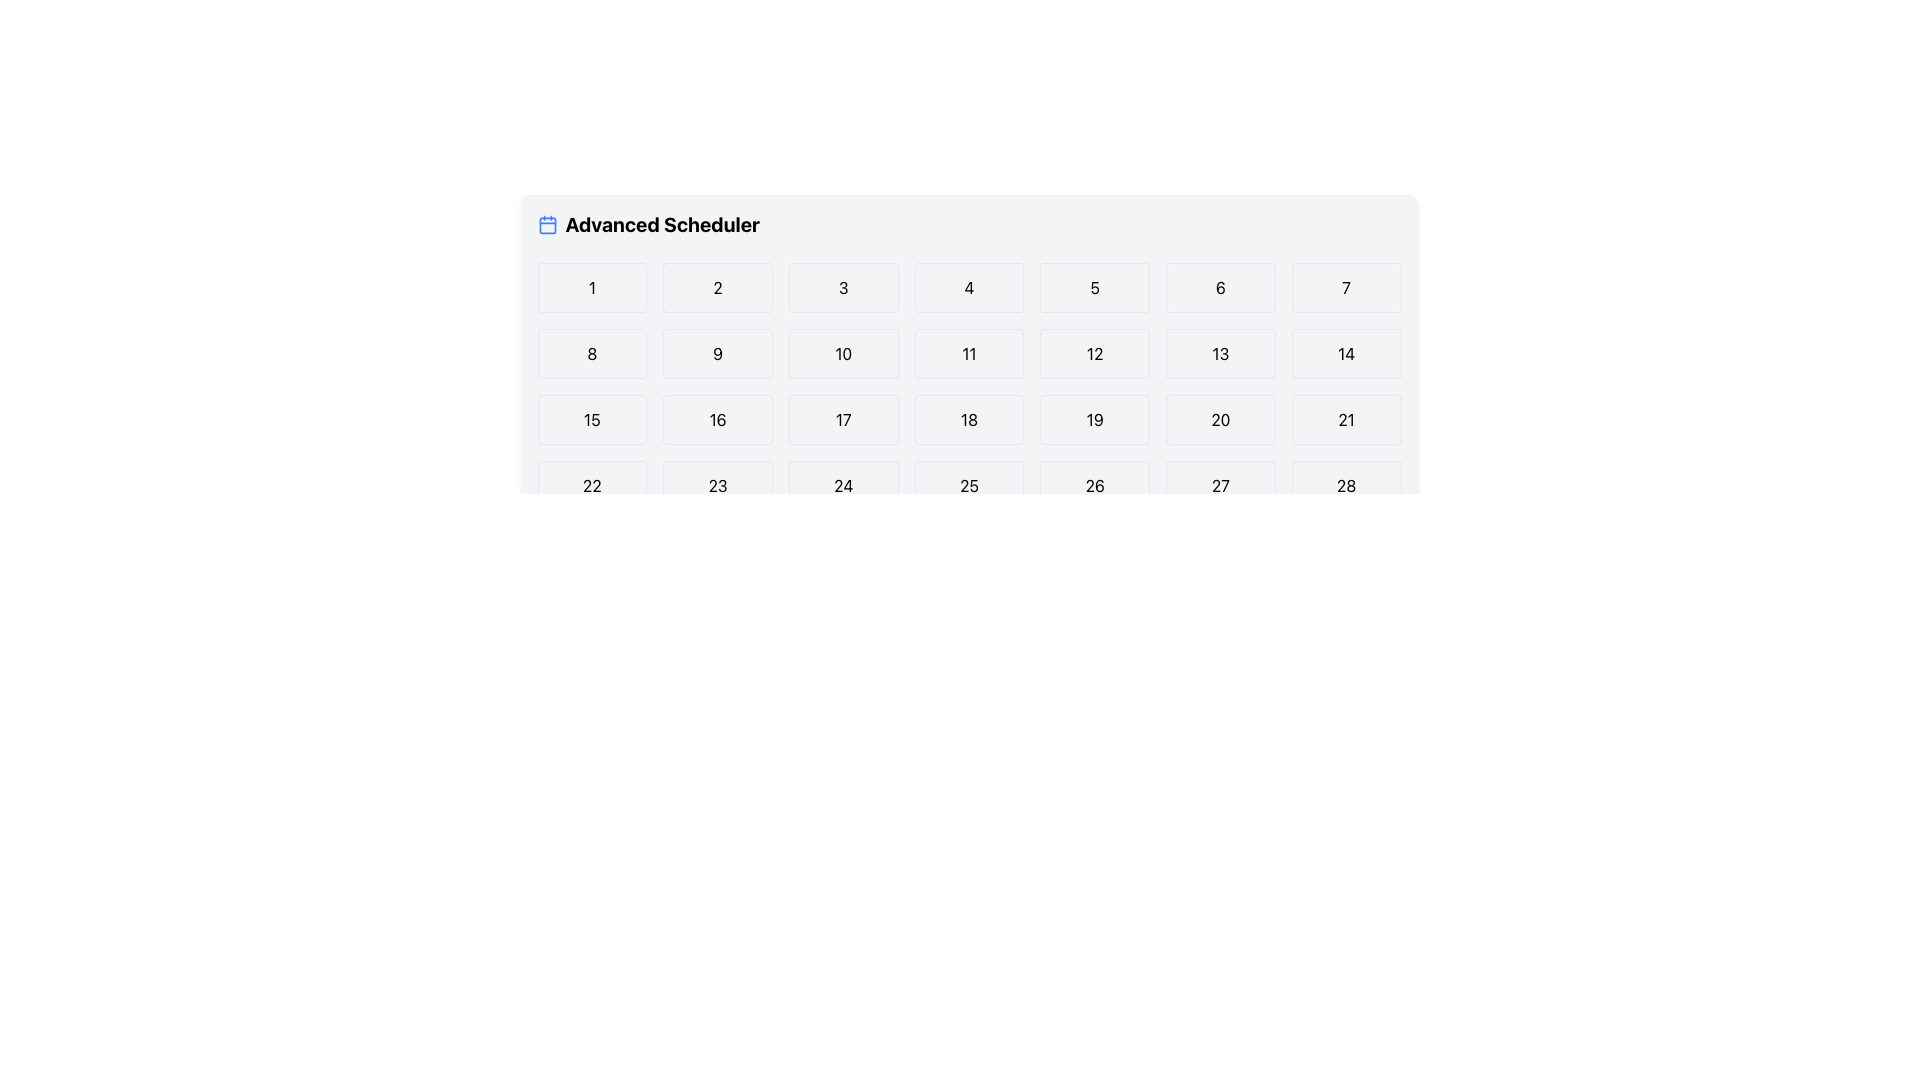 The image size is (1920, 1080). What do you see at coordinates (1093, 288) in the screenshot?
I see `the button representing the 5th day in the calendar grid located beneath the 'Advanced Scheduler' title` at bounding box center [1093, 288].